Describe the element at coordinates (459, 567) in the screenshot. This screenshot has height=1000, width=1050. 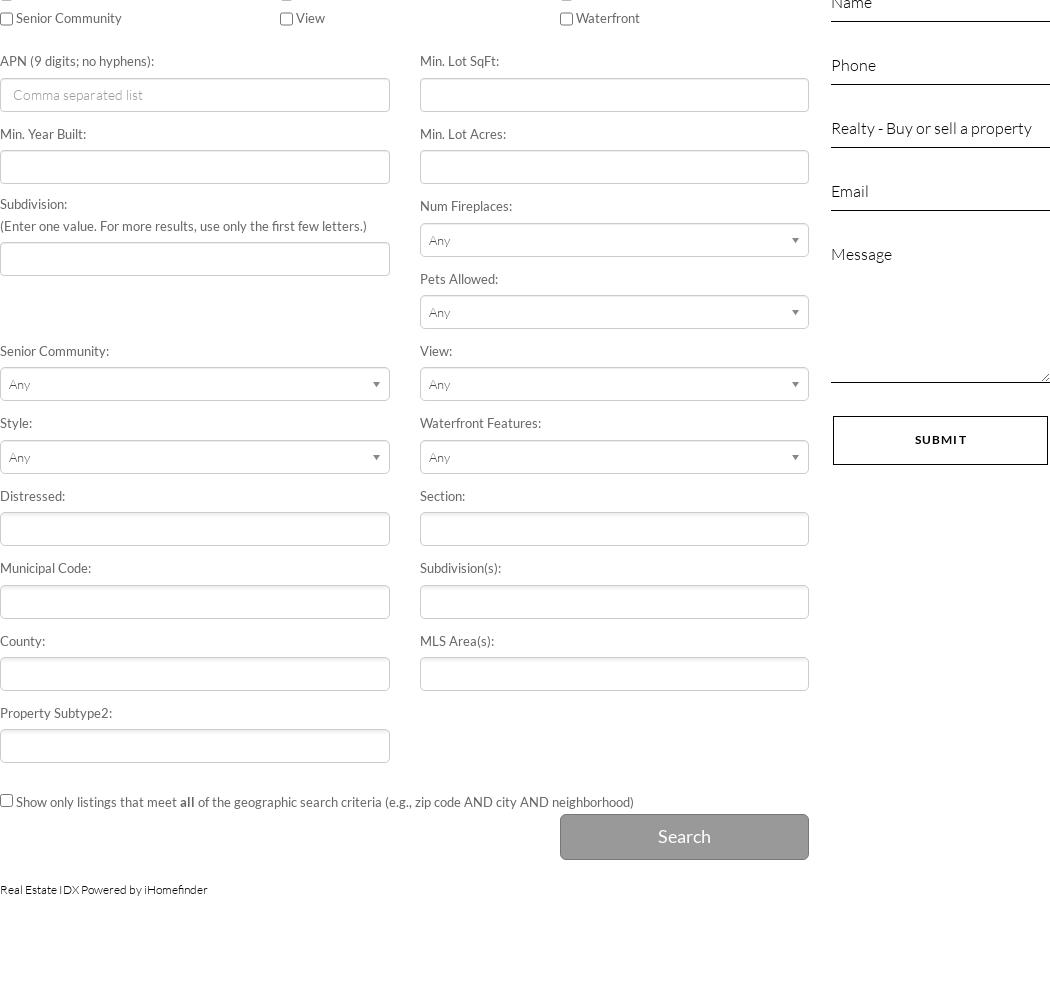
I see `'Subdivision(s):'` at that location.